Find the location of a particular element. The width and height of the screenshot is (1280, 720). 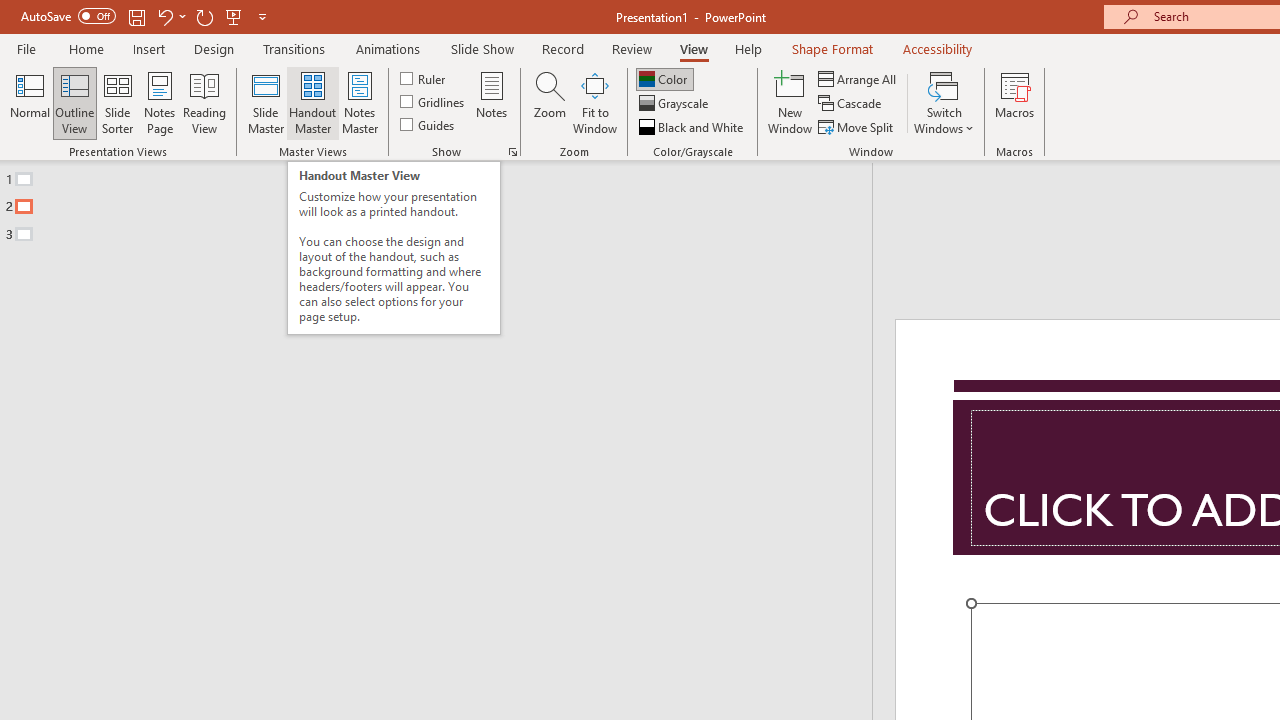

'Slide Master' is located at coordinates (264, 103).